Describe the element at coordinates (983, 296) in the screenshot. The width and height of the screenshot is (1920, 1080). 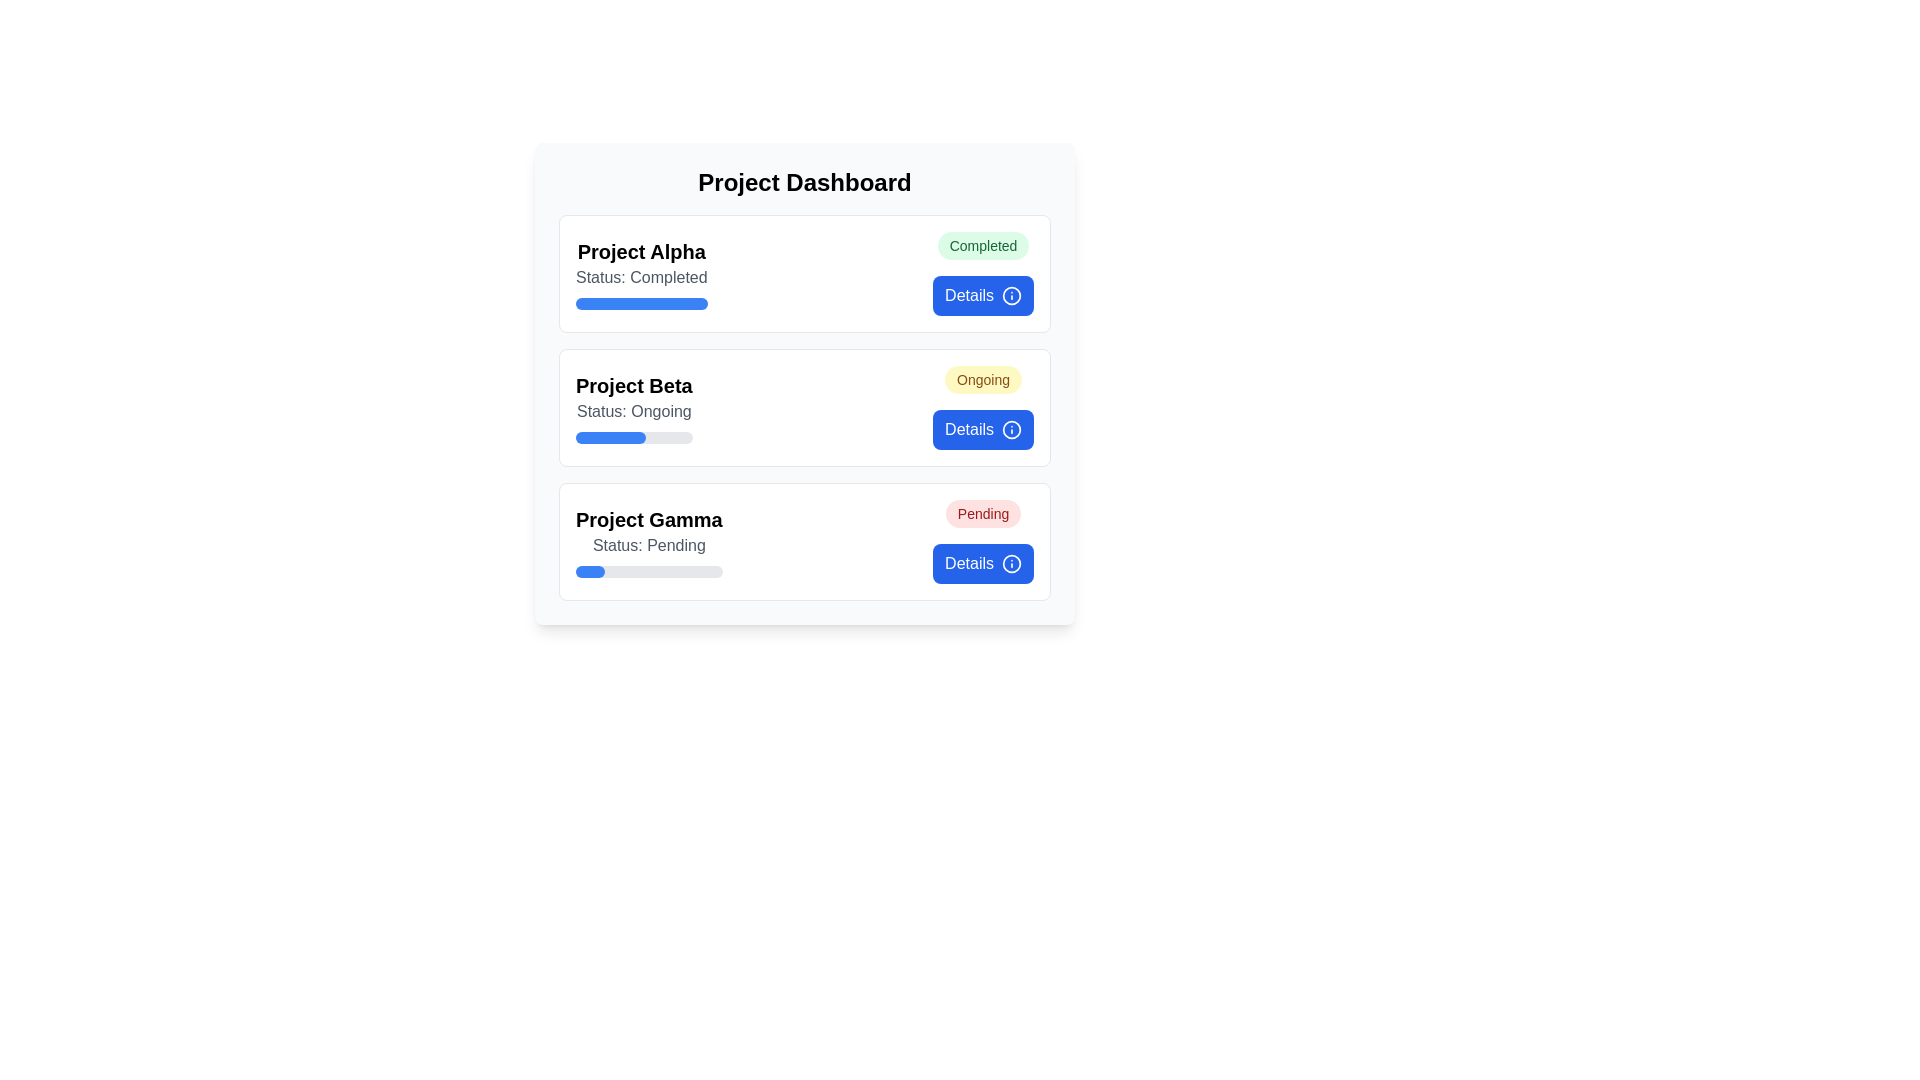
I see `the 'Details' button located under the 'Completed' label within the 'Project Alpha' card` at that location.